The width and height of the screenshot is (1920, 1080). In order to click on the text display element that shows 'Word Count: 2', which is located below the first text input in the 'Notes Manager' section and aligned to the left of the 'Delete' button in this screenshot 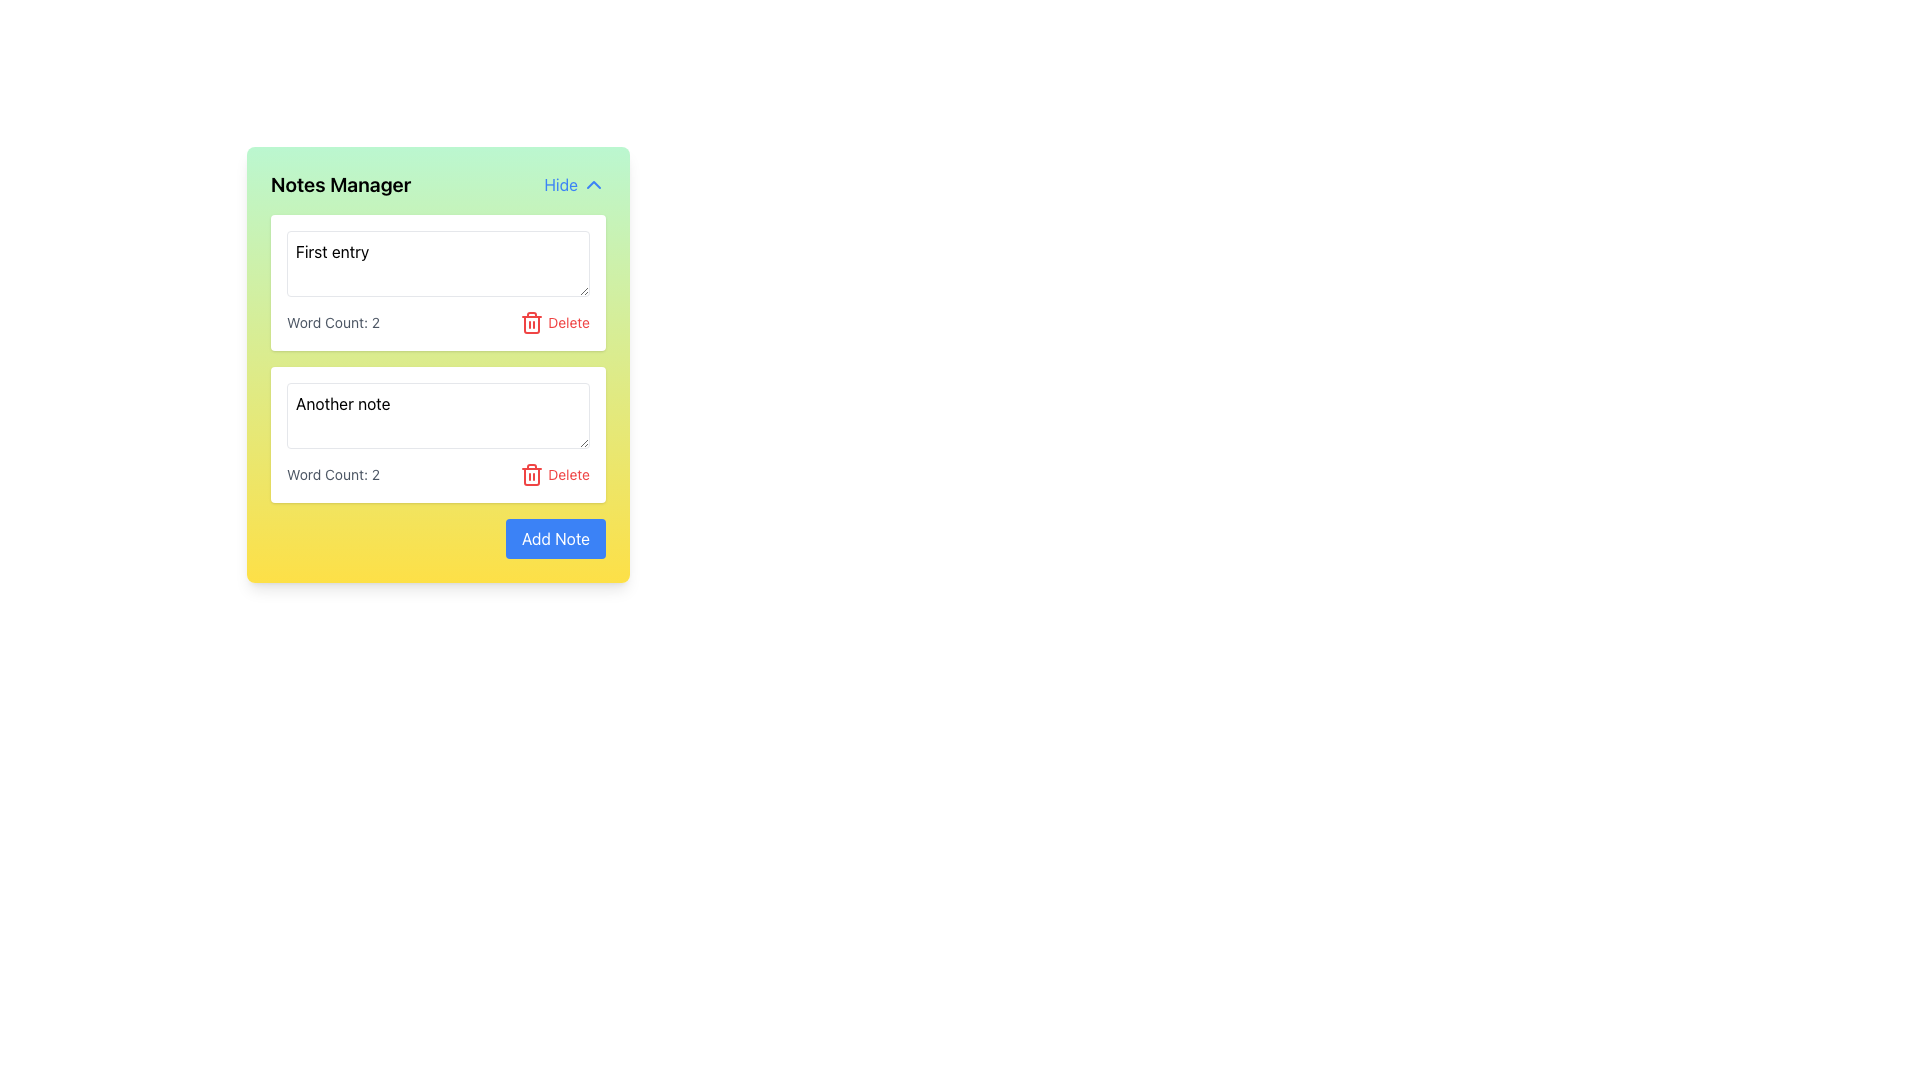, I will do `click(333, 322)`.